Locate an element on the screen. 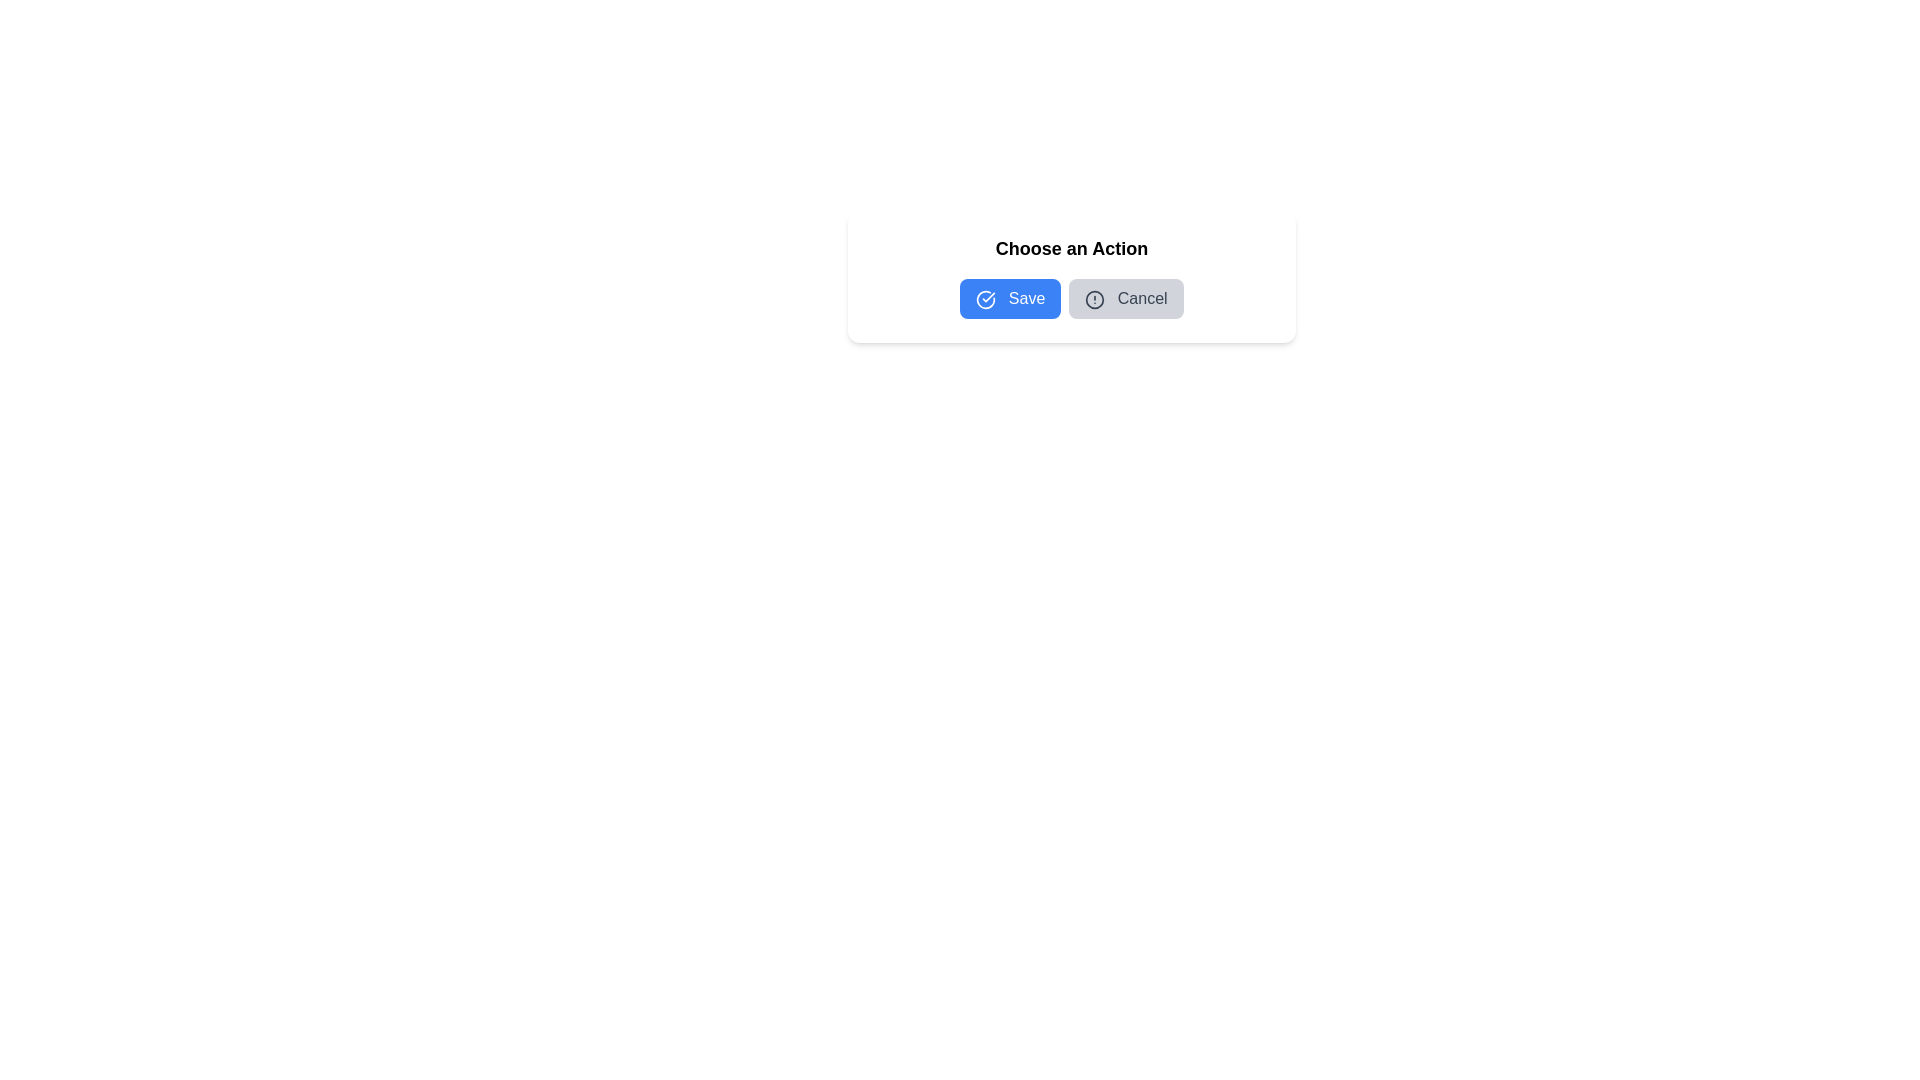 This screenshot has width=1920, height=1080. the save button, which is the first button in the horizontal layout group located to the left of the gray 'Cancel' button is located at coordinates (1010, 299).